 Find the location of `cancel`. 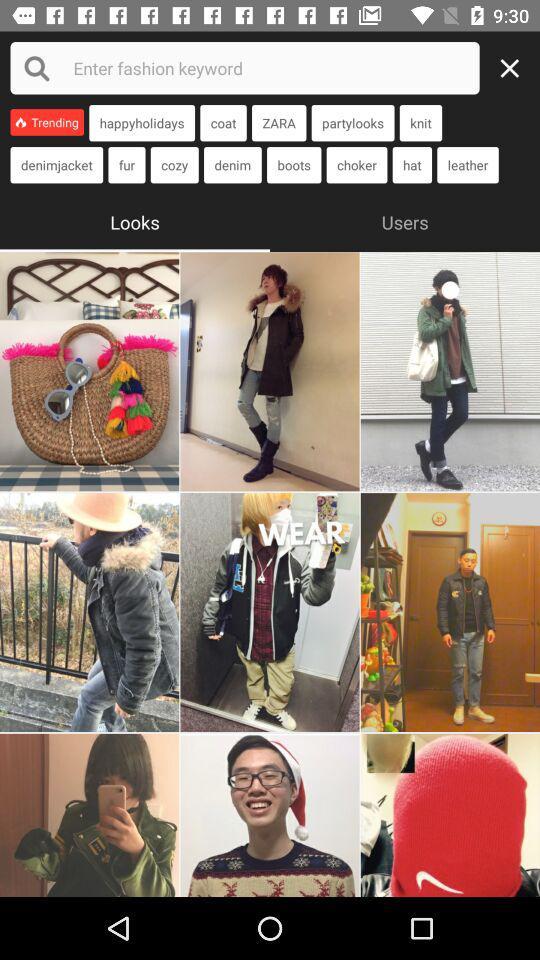

cancel is located at coordinates (515, 68).